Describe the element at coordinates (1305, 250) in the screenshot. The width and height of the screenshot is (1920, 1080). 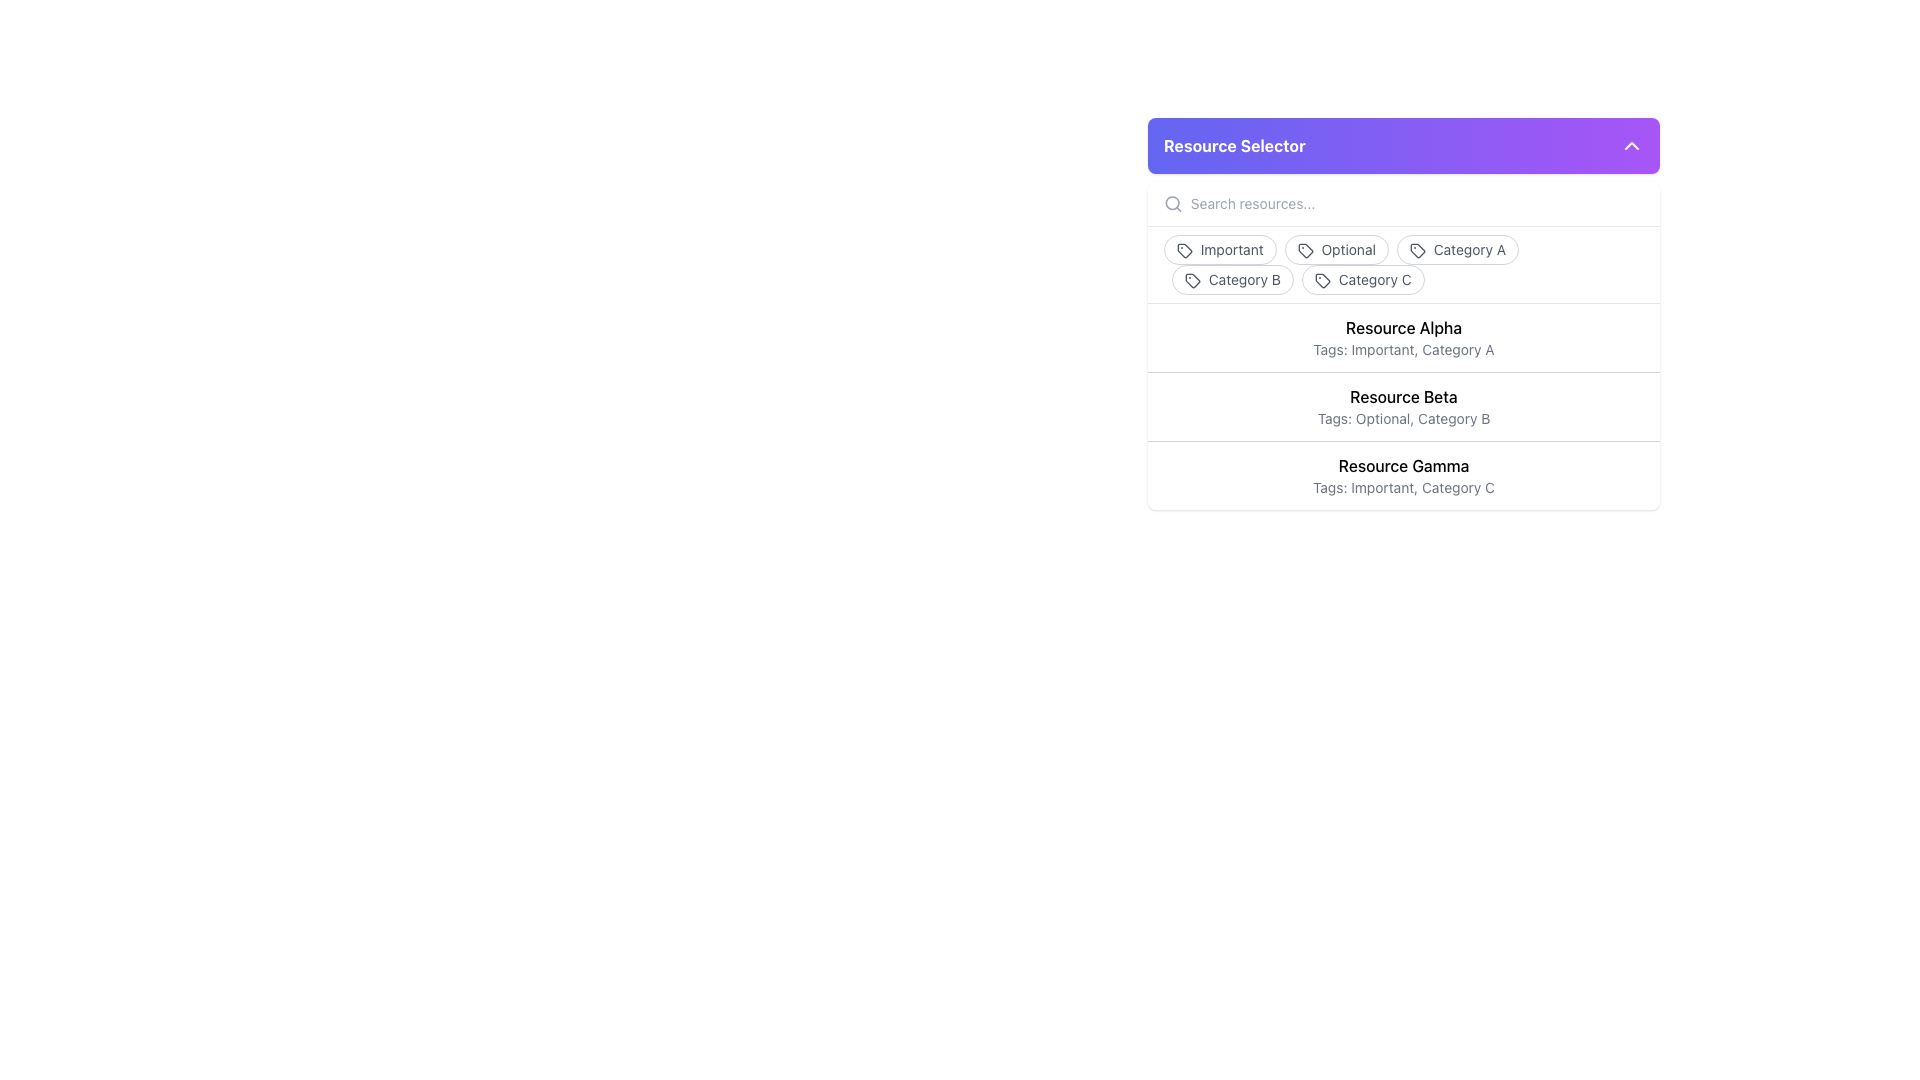
I see `the small dark gray tag icon located inline before the text label 'Optional' within the pill-shaped button` at that location.